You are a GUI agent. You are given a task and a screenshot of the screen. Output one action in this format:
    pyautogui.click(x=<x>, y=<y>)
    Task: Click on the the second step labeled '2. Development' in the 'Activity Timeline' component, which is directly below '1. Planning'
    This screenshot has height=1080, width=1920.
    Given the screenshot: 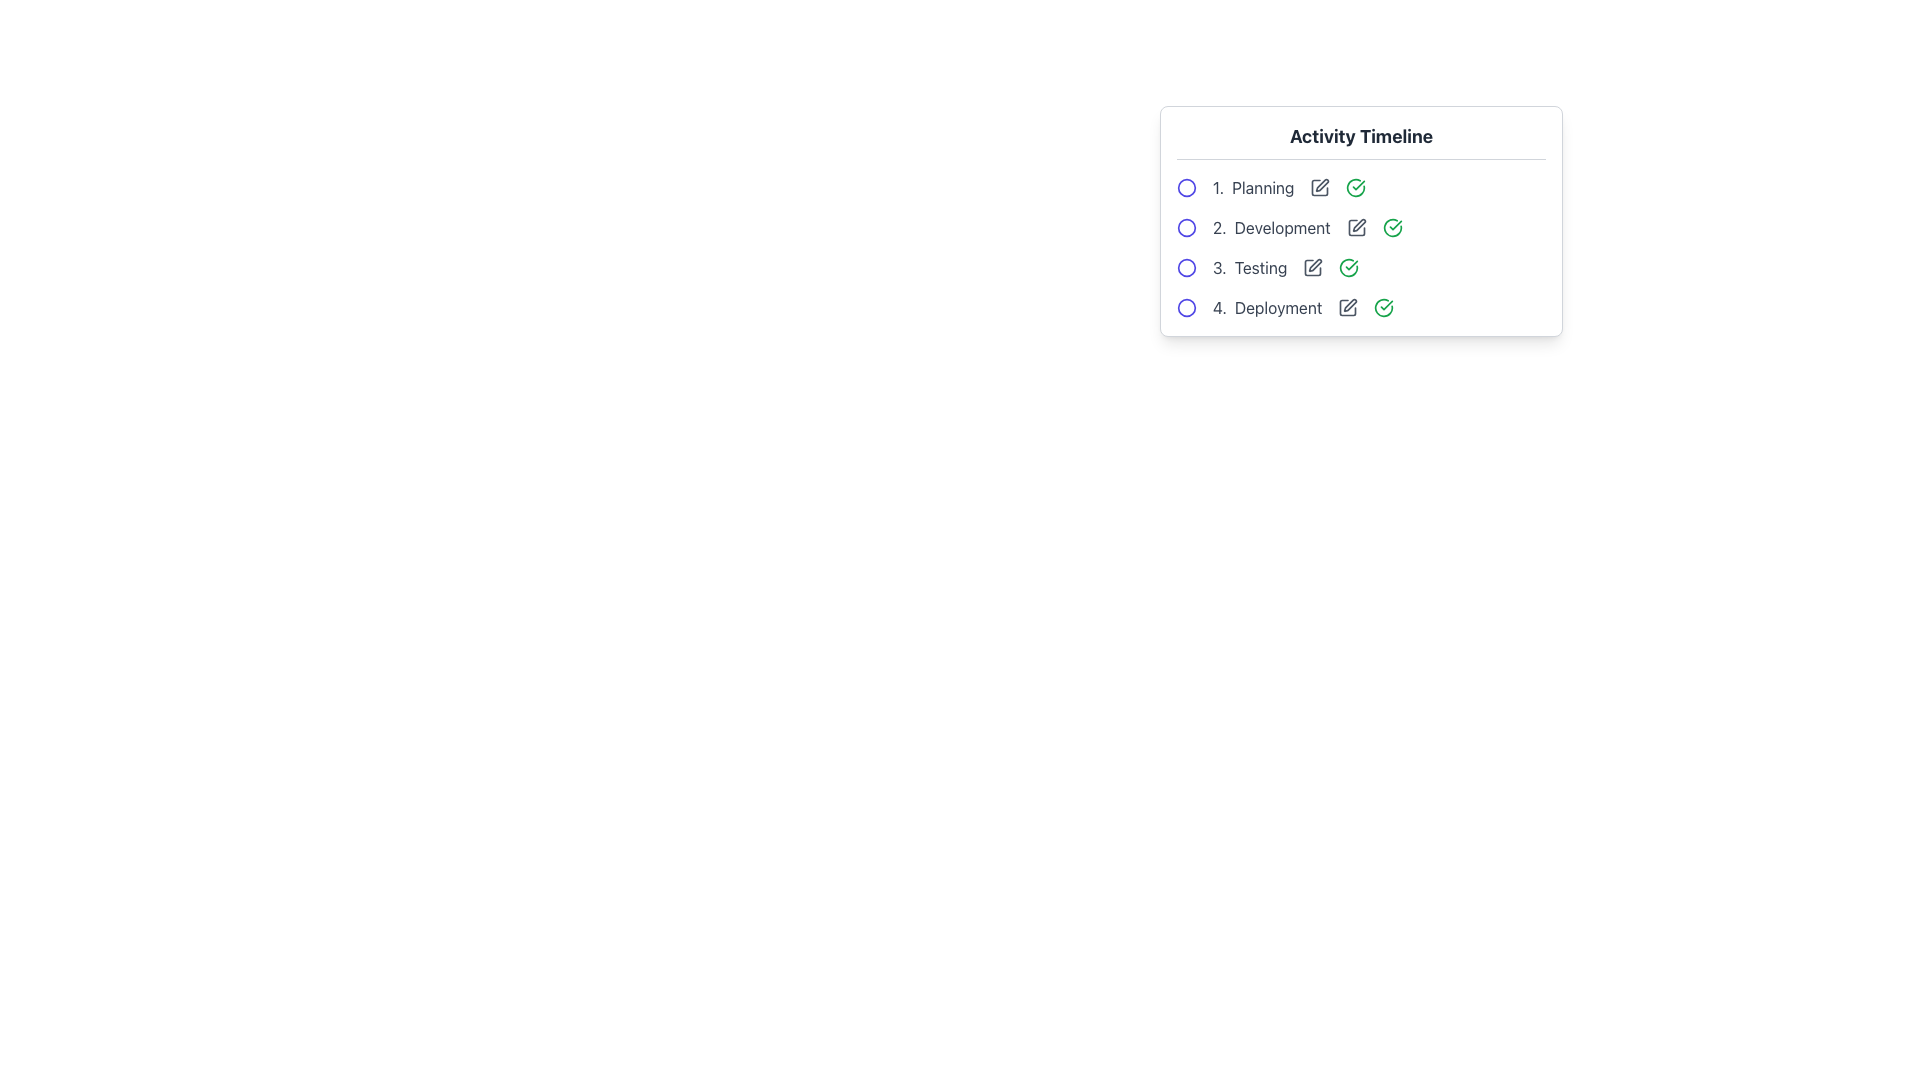 What is the action you would take?
    pyautogui.click(x=1360, y=226)
    